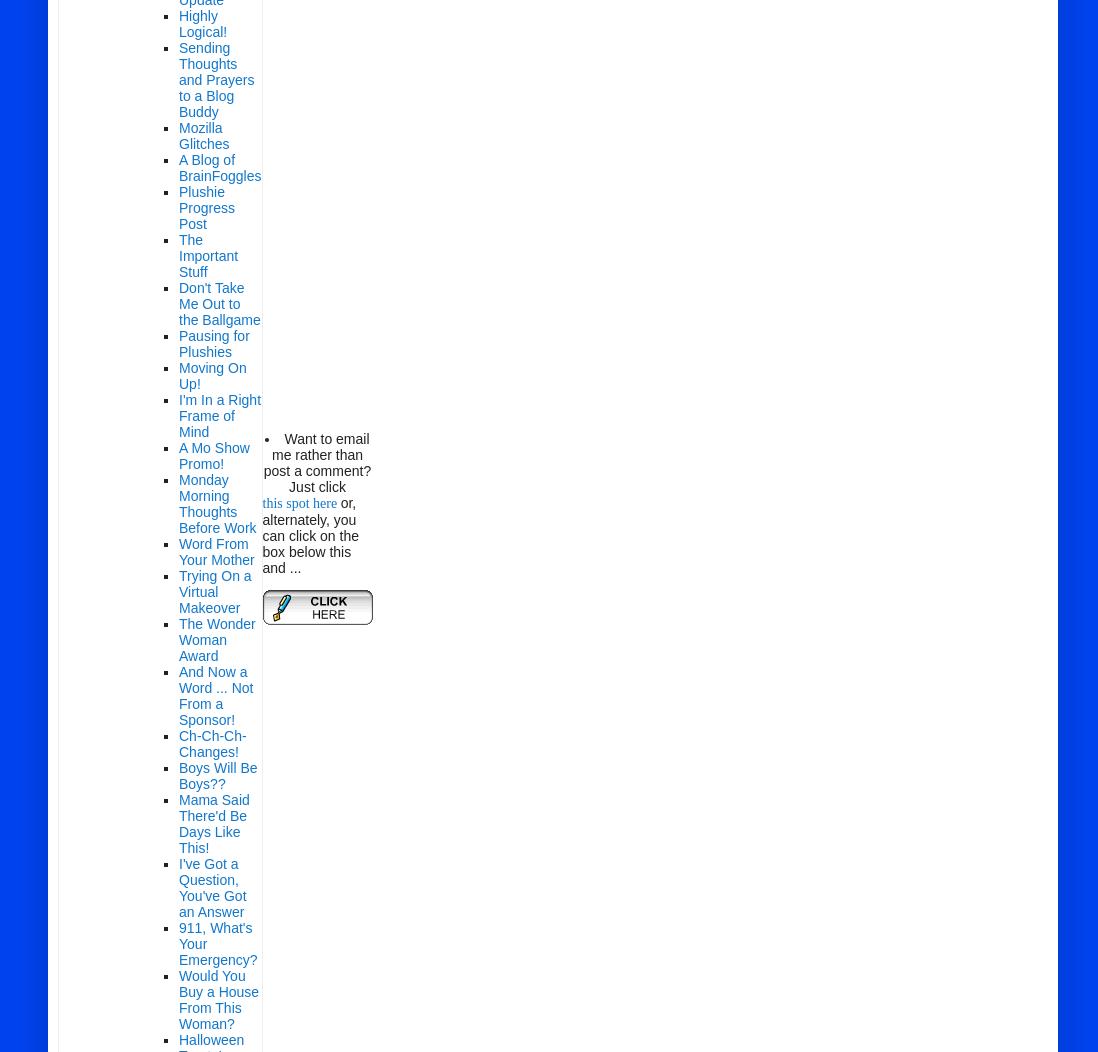  What do you see at coordinates (215, 640) in the screenshot?
I see `'The Wonder Woman Award'` at bounding box center [215, 640].